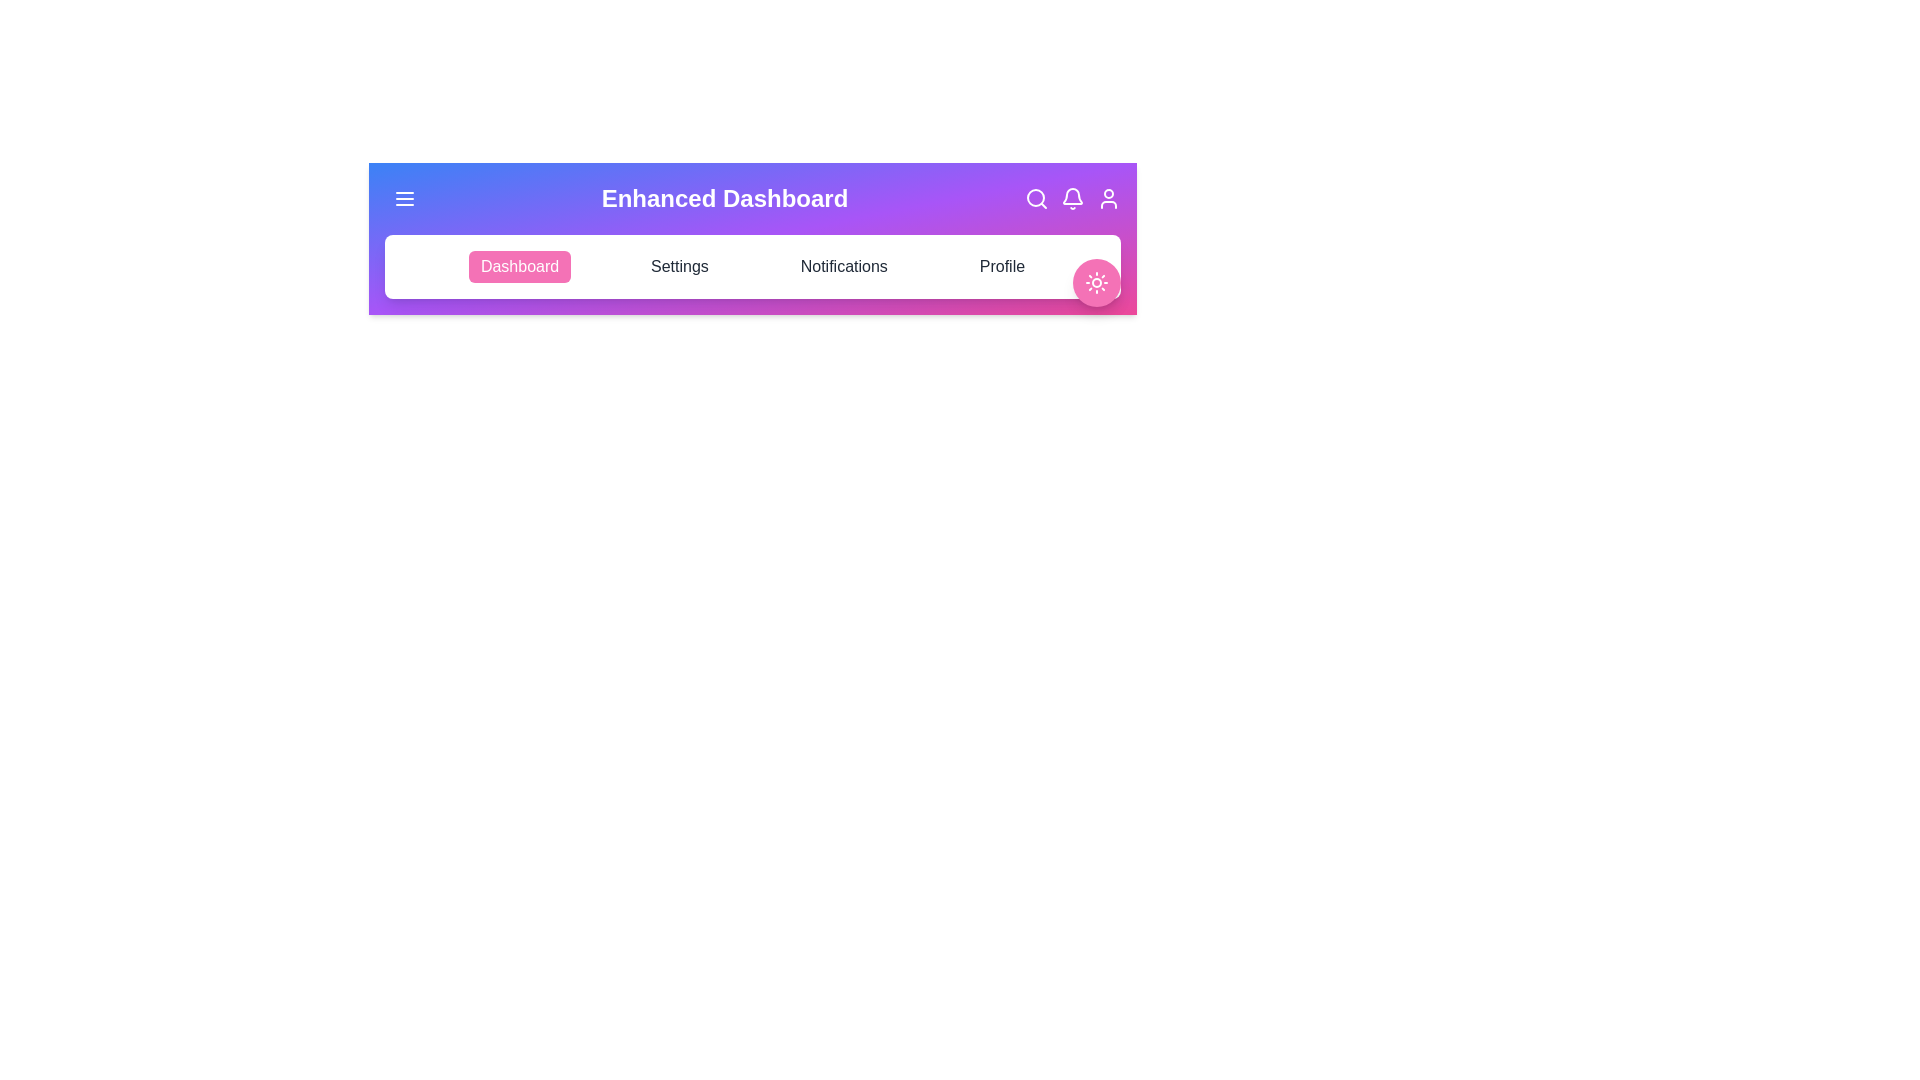 Image resolution: width=1920 pixels, height=1080 pixels. Describe the element at coordinates (1002, 265) in the screenshot. I see `the tab named Profile in the navigation bar` at that location.